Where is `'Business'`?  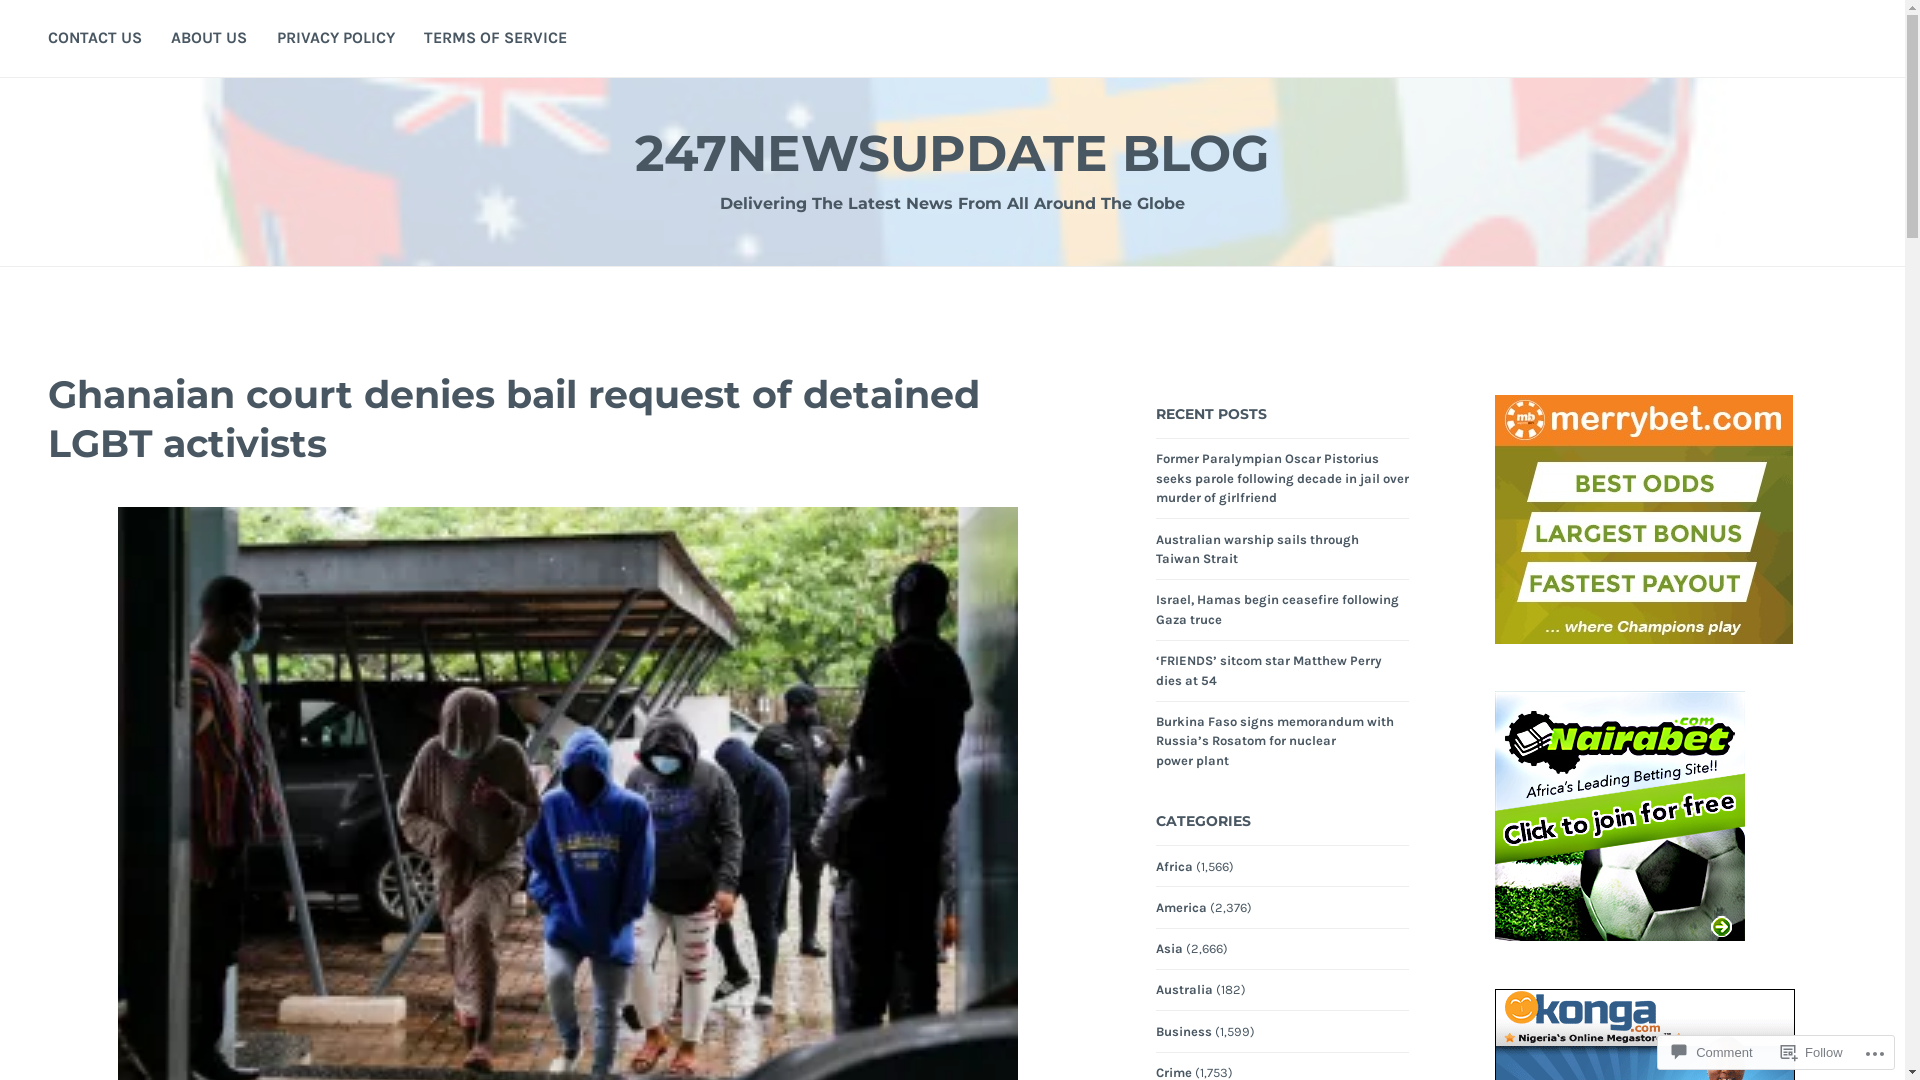 'Business' is located at coordinates (1184, 1032).